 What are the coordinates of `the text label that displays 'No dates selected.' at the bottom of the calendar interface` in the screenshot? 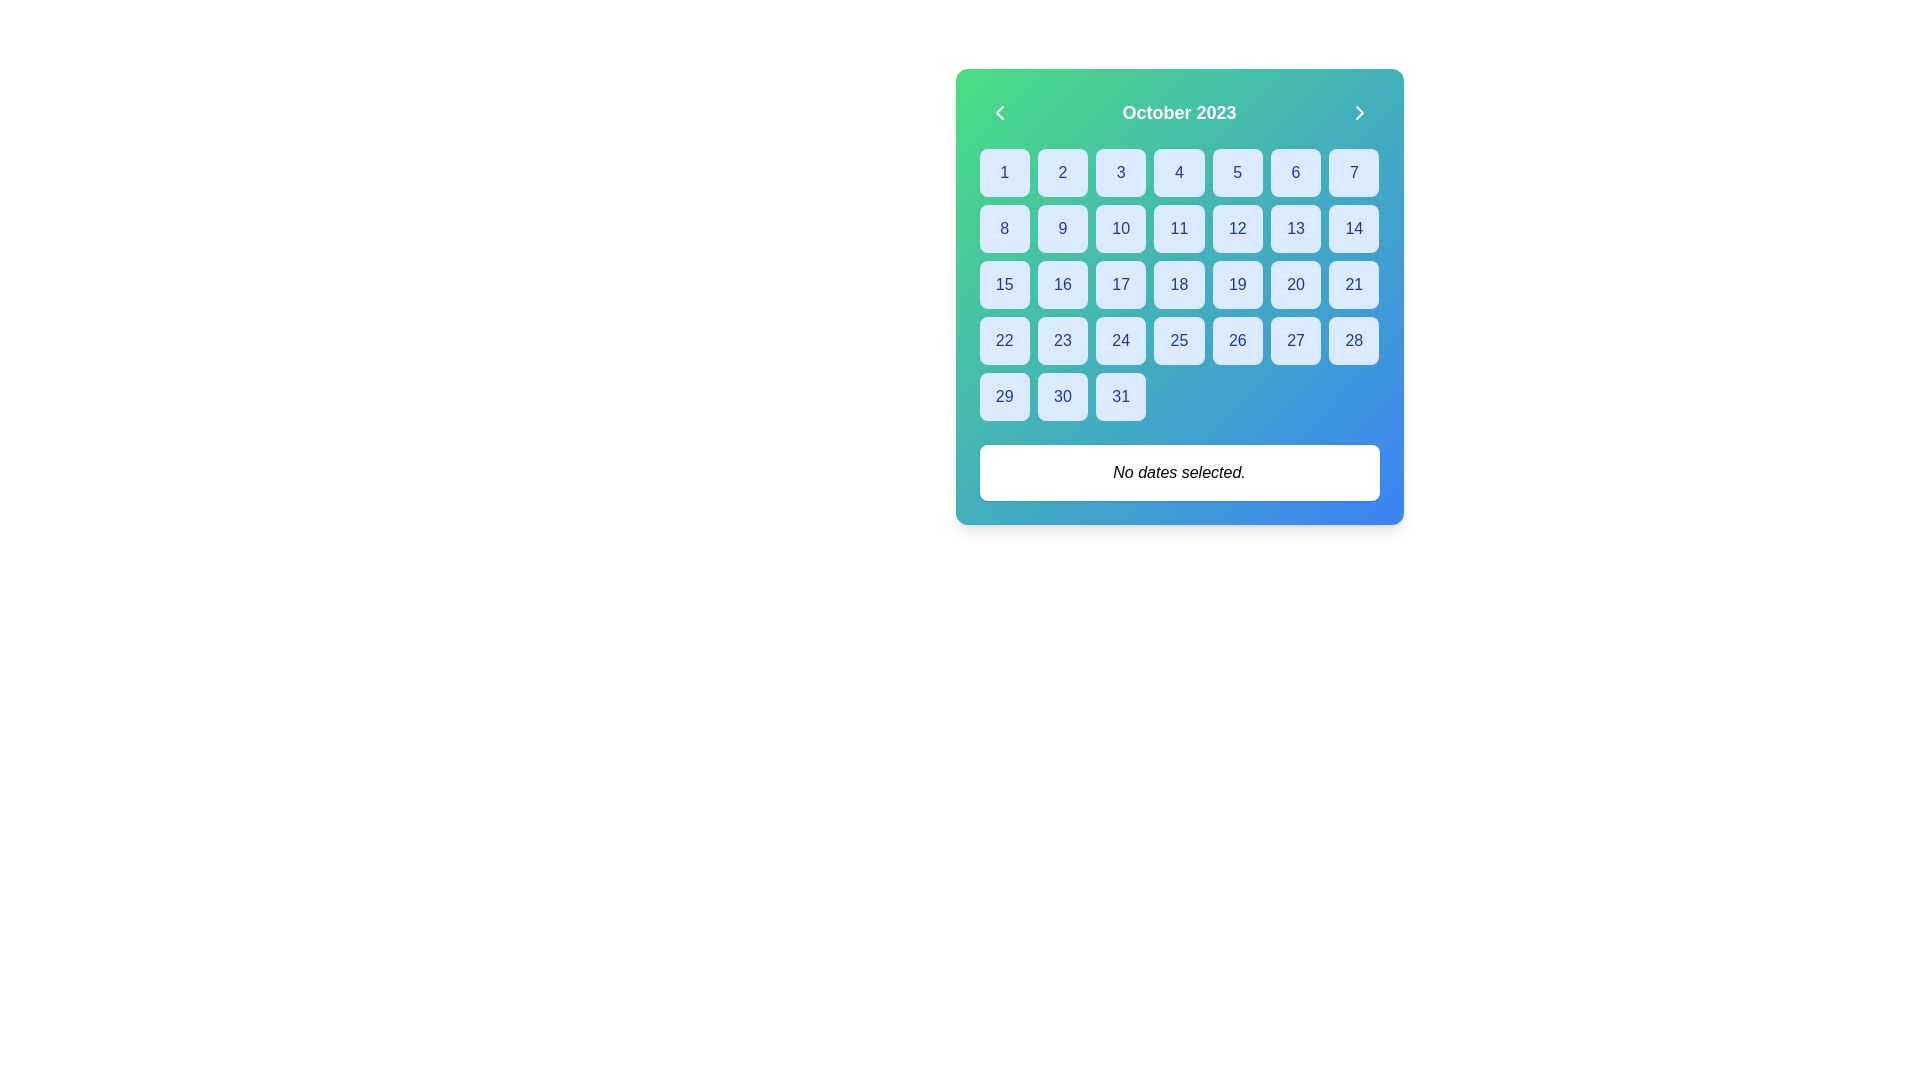 It's located at (1179, 473).